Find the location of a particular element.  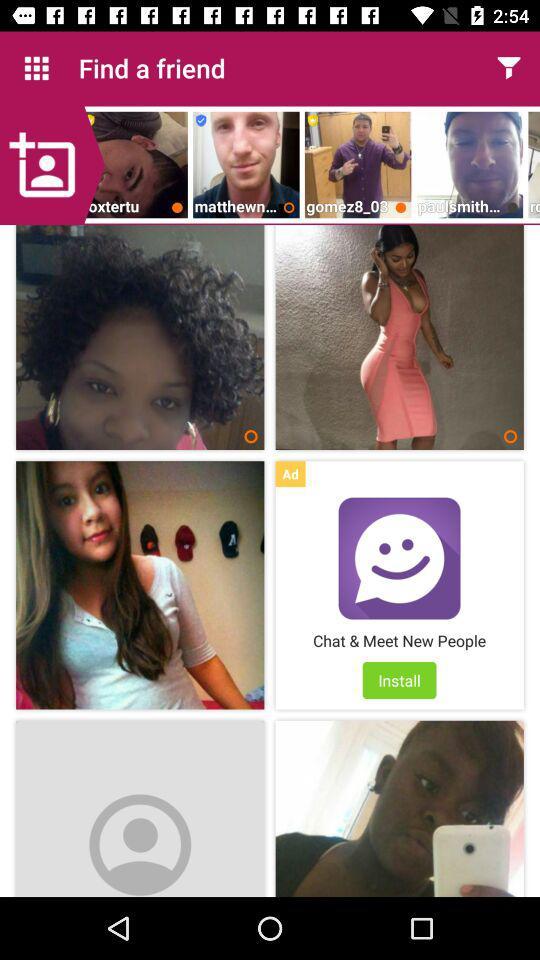

set filters is located at coordinates (508, 68).